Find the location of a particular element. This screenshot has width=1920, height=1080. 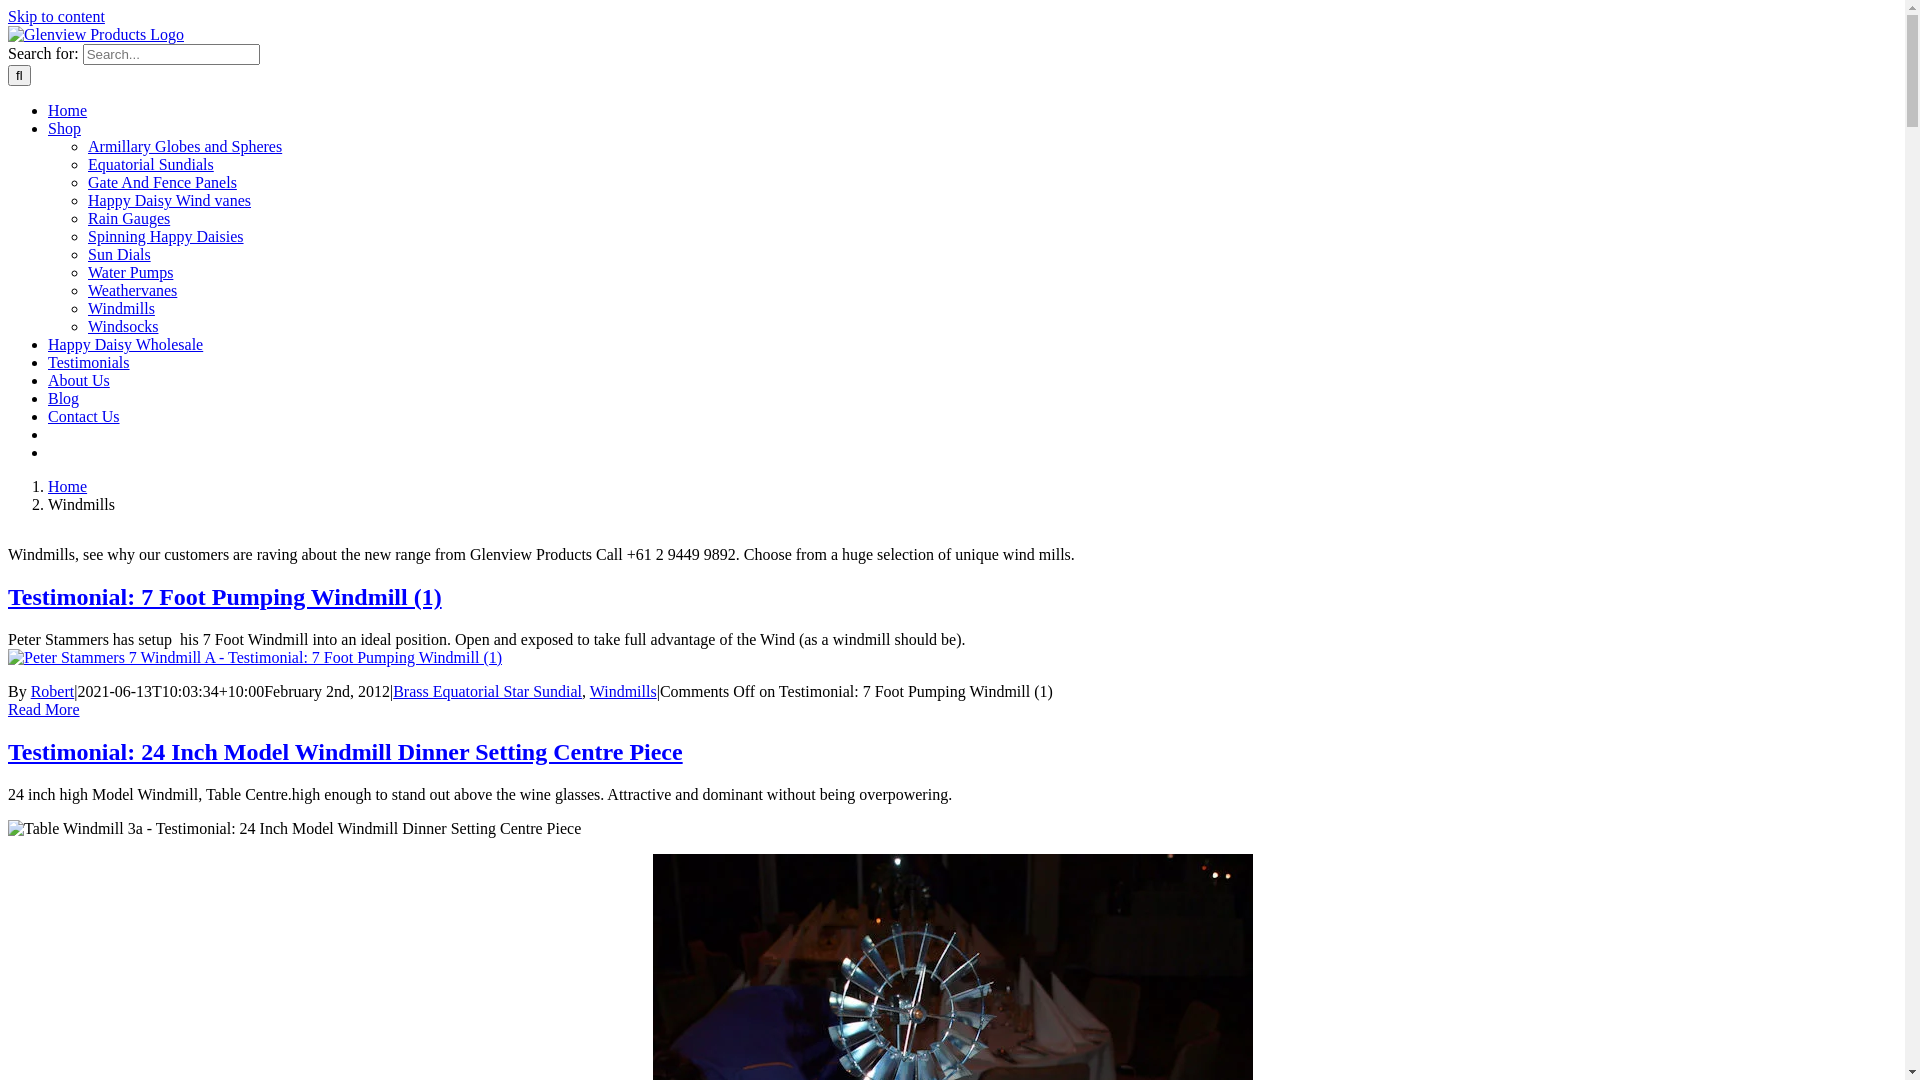

'Robert' is located at coordinates (30, 690).